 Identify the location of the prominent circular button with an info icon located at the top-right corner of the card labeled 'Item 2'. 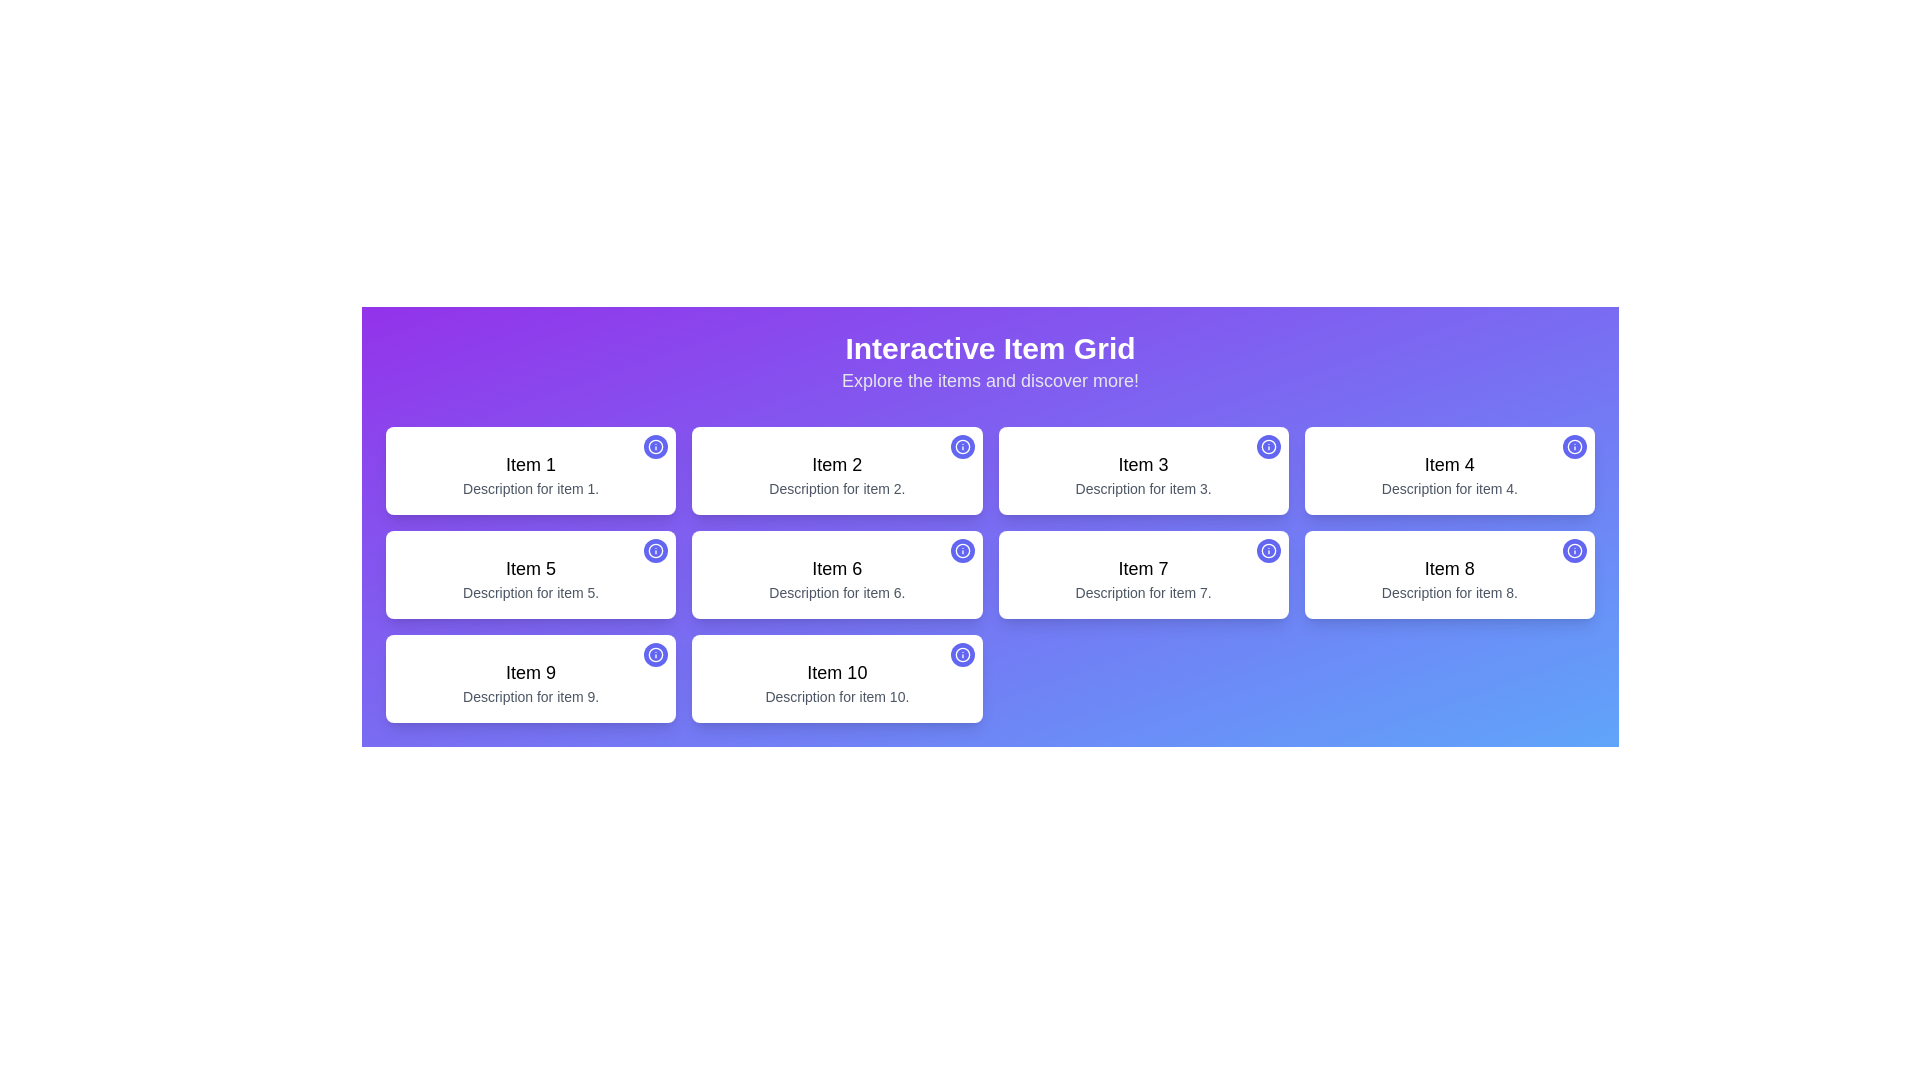
(962, 446).